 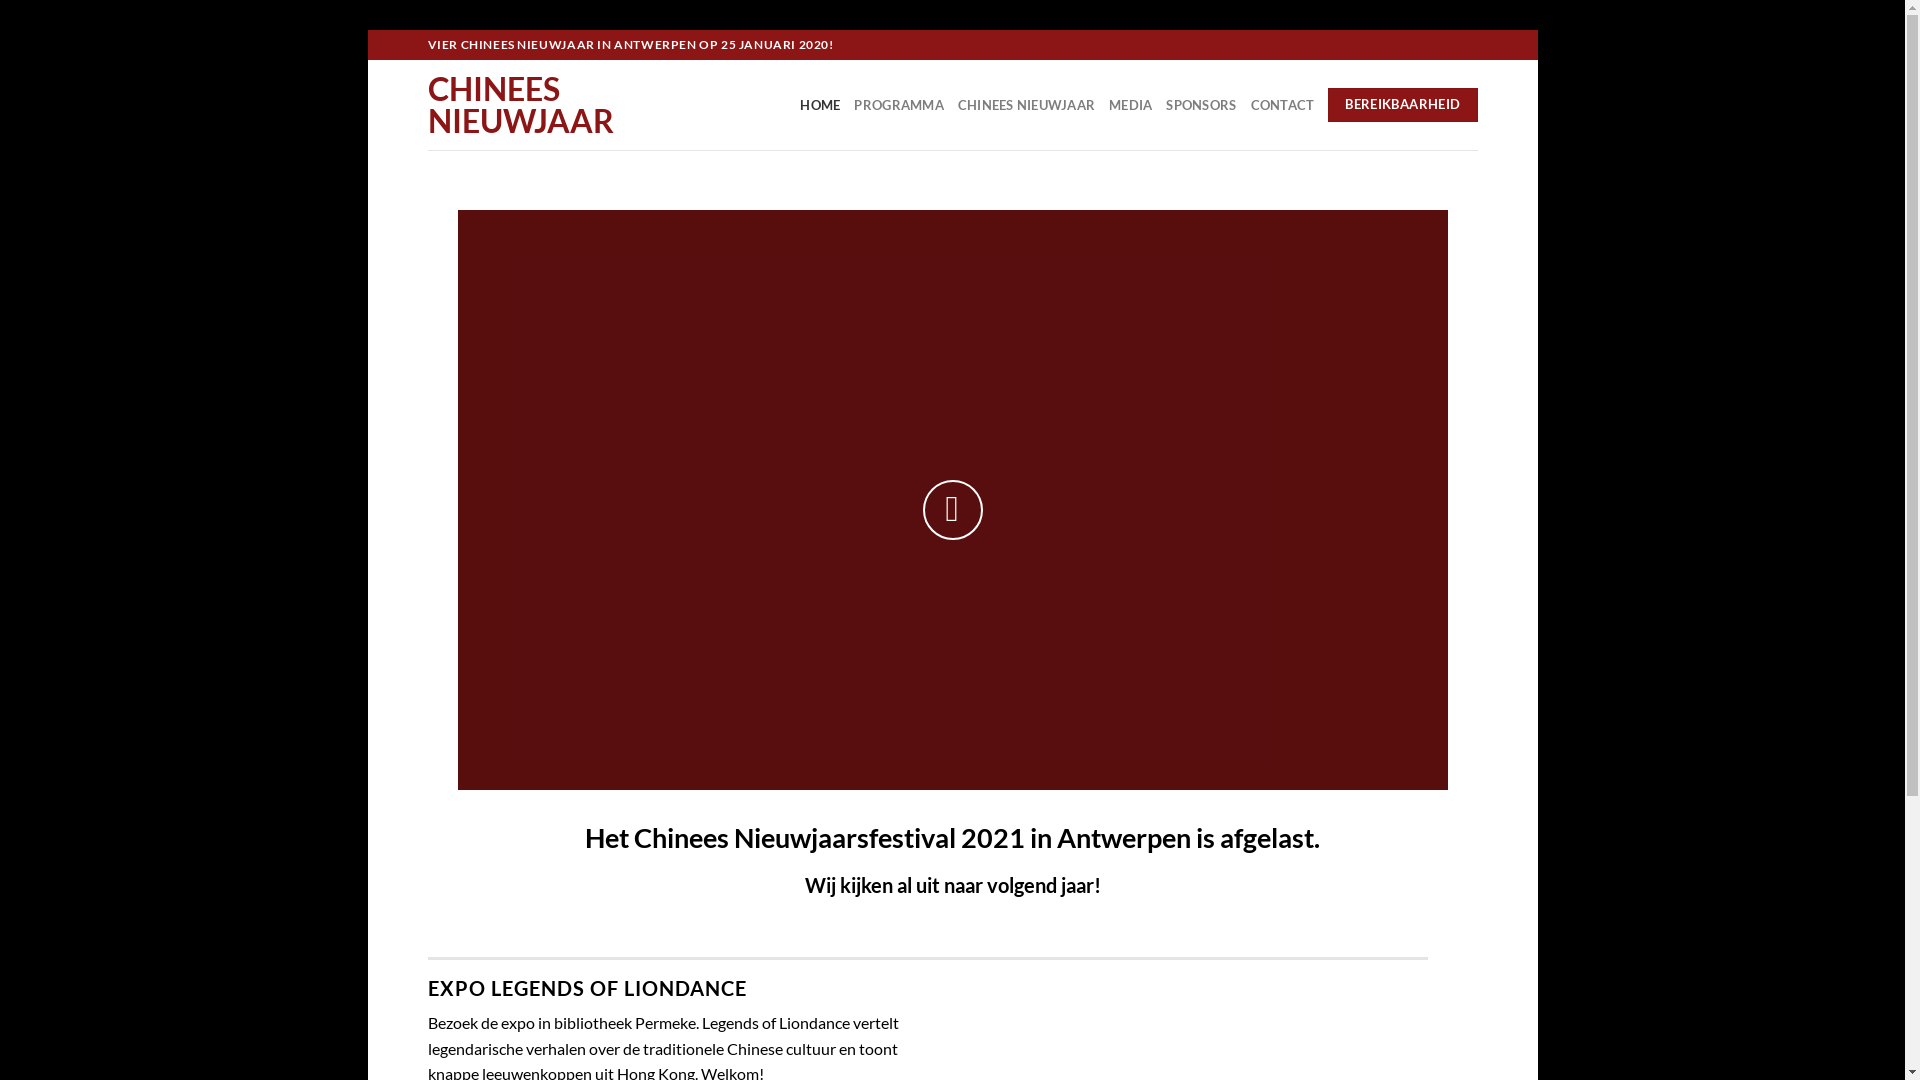 I want to click on 'CONTACT', so click(x=1248, y=104).